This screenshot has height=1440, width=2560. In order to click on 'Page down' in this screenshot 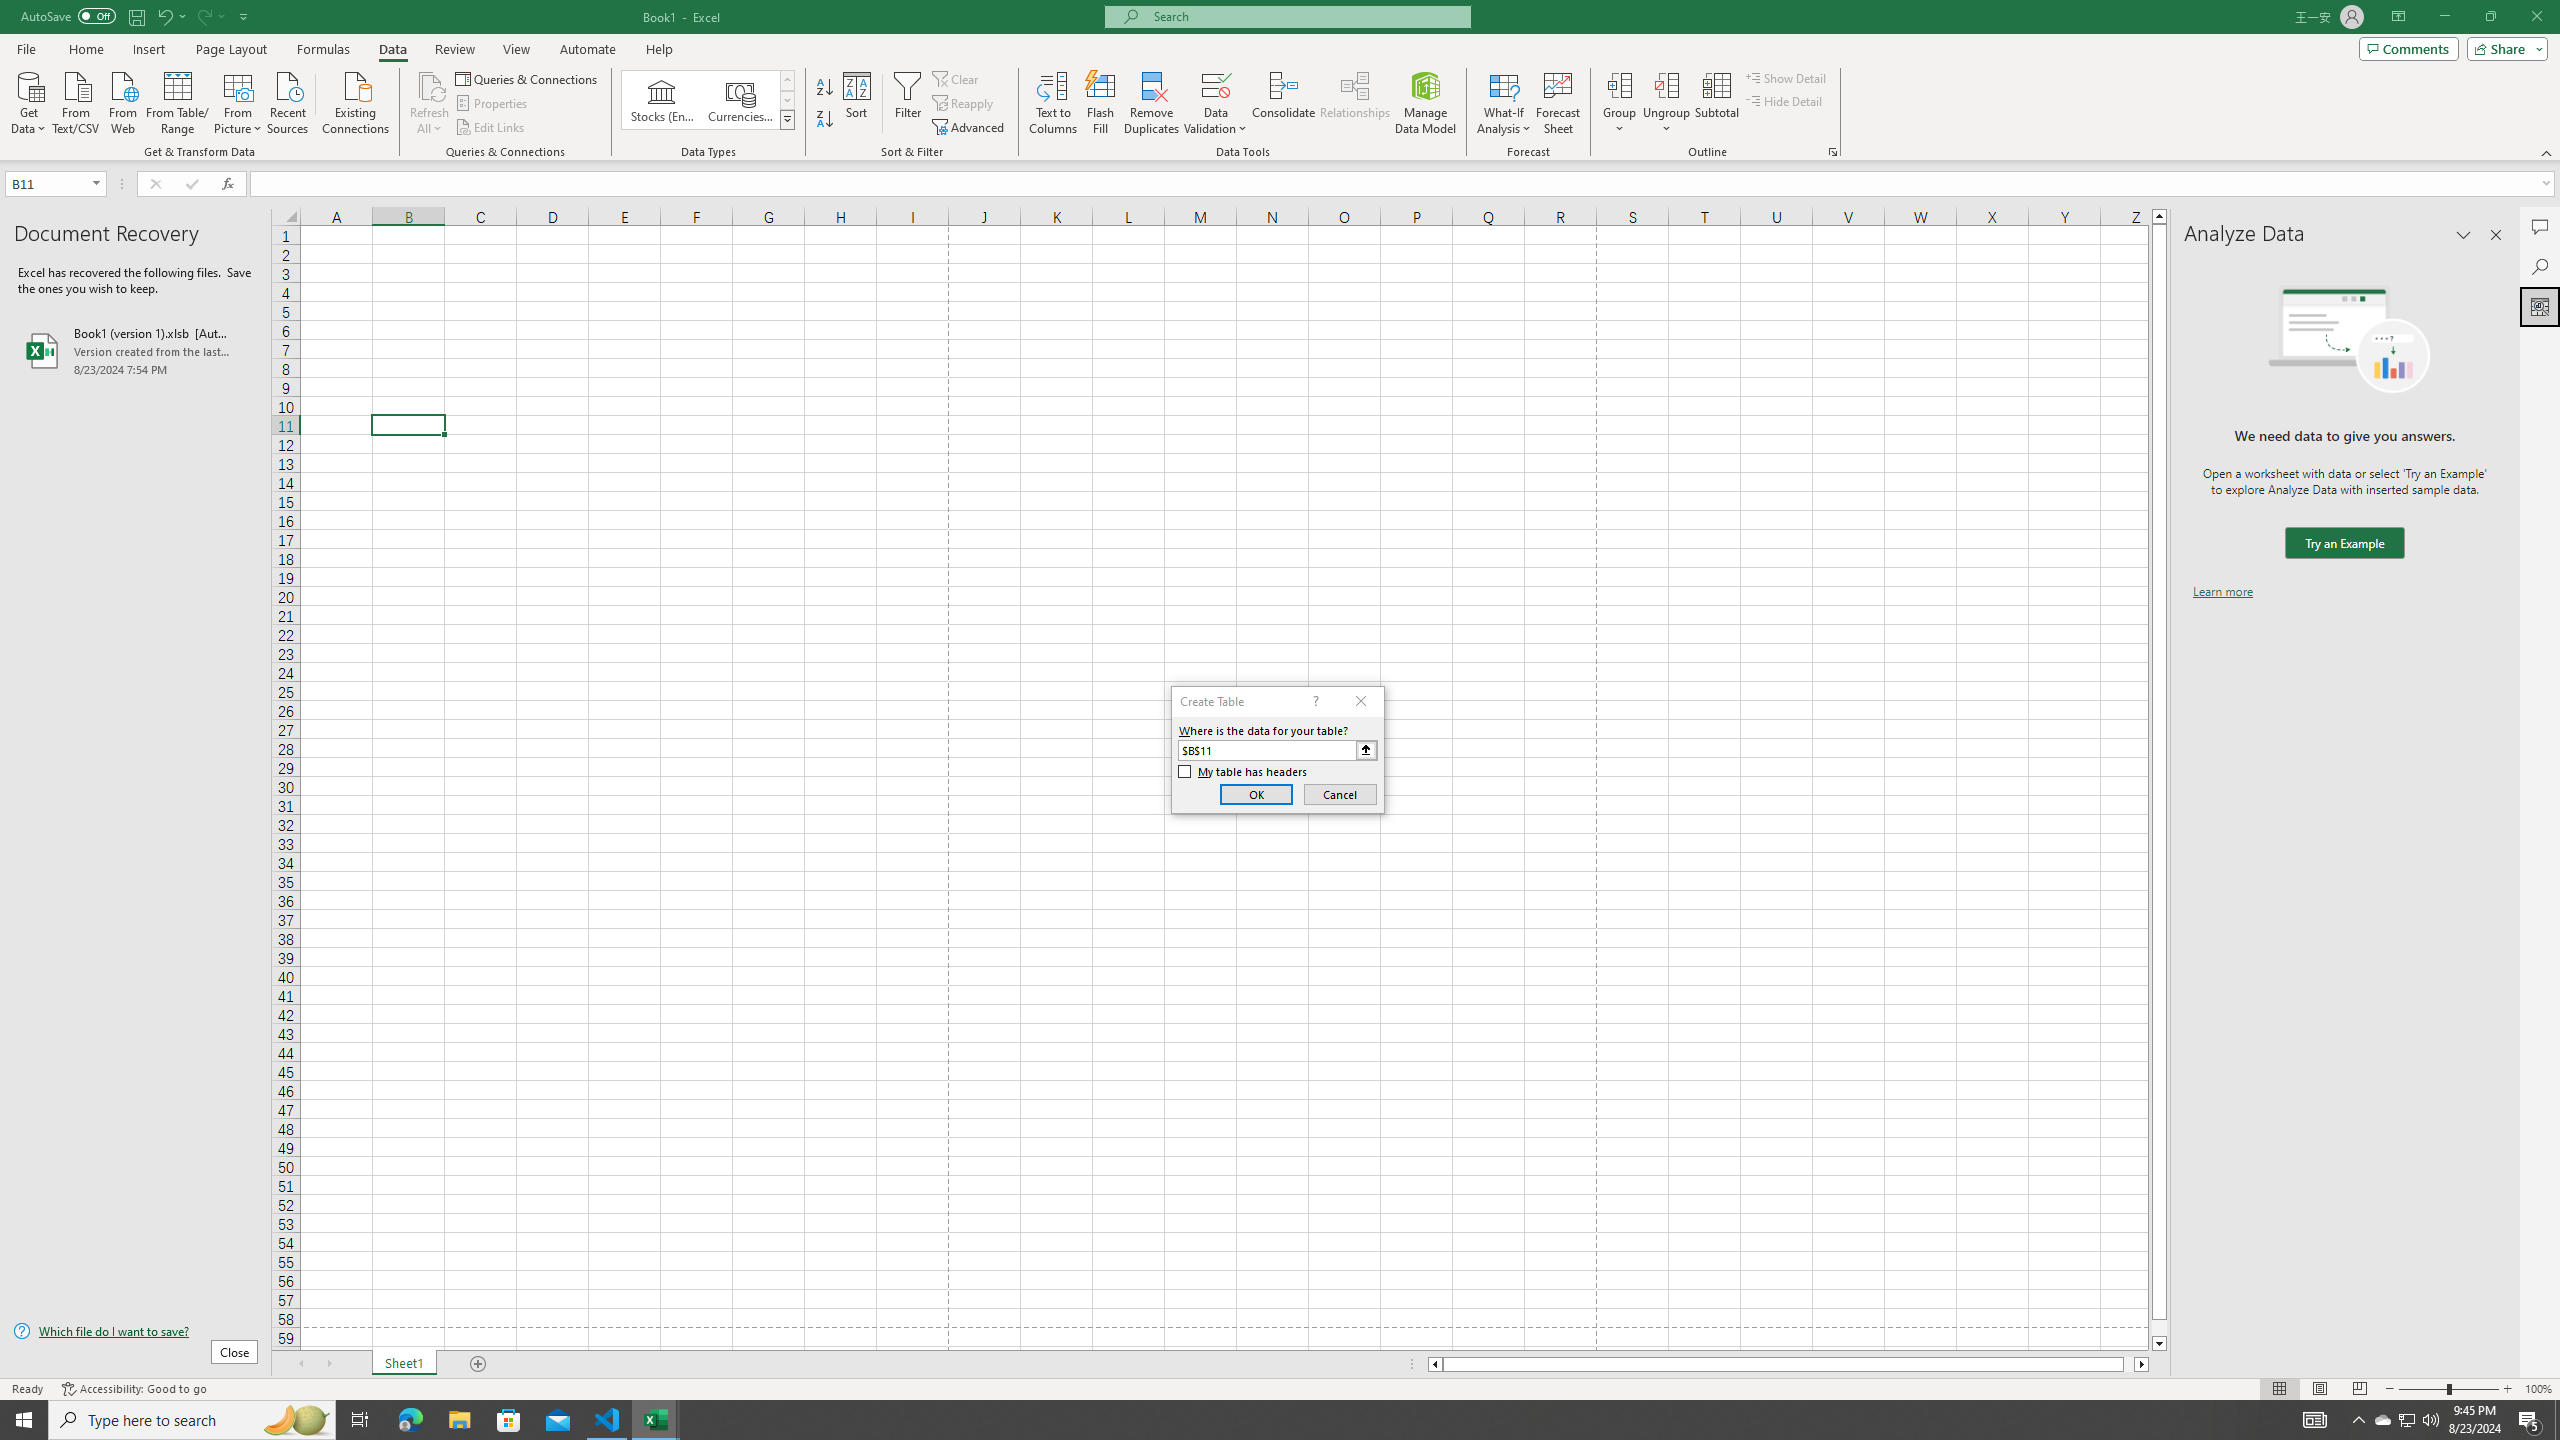, I will do `click(2159, 1328)`.